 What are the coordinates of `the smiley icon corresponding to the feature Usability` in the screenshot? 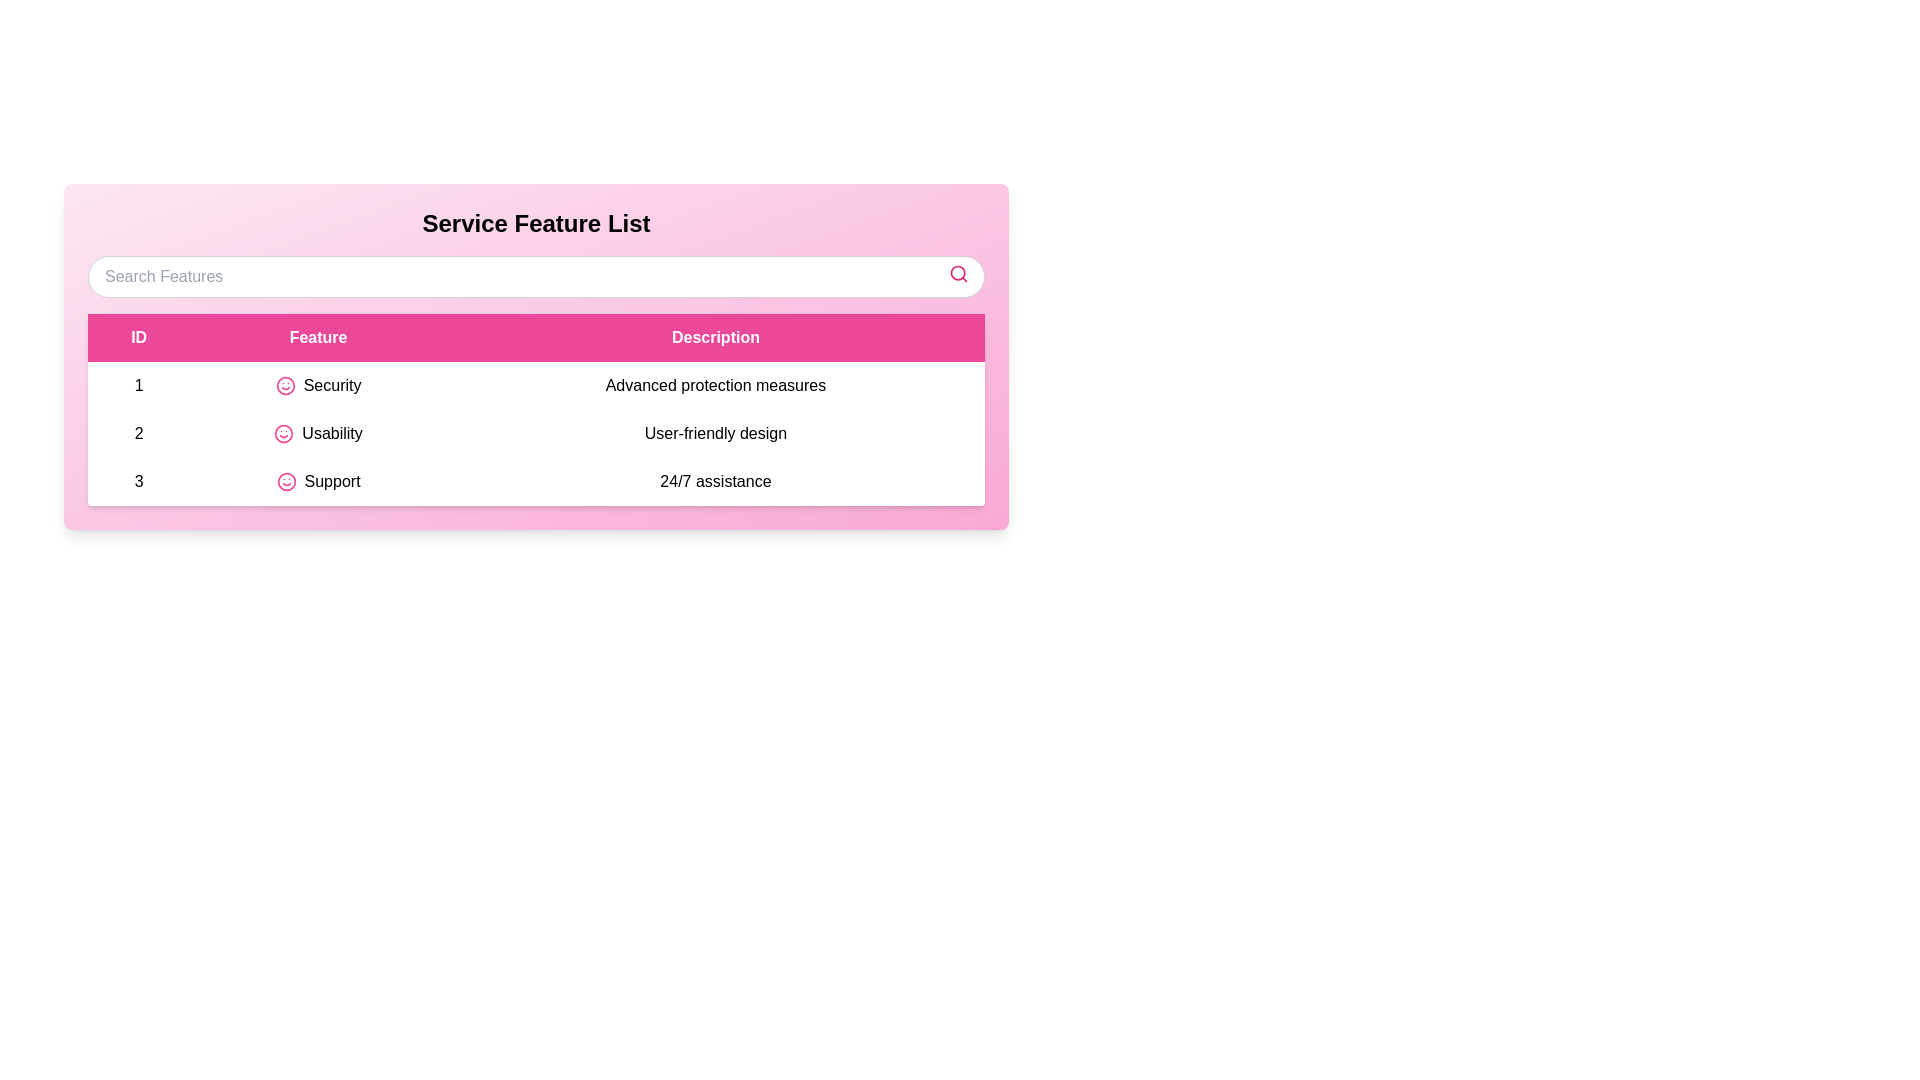 It's located at (283, 433).